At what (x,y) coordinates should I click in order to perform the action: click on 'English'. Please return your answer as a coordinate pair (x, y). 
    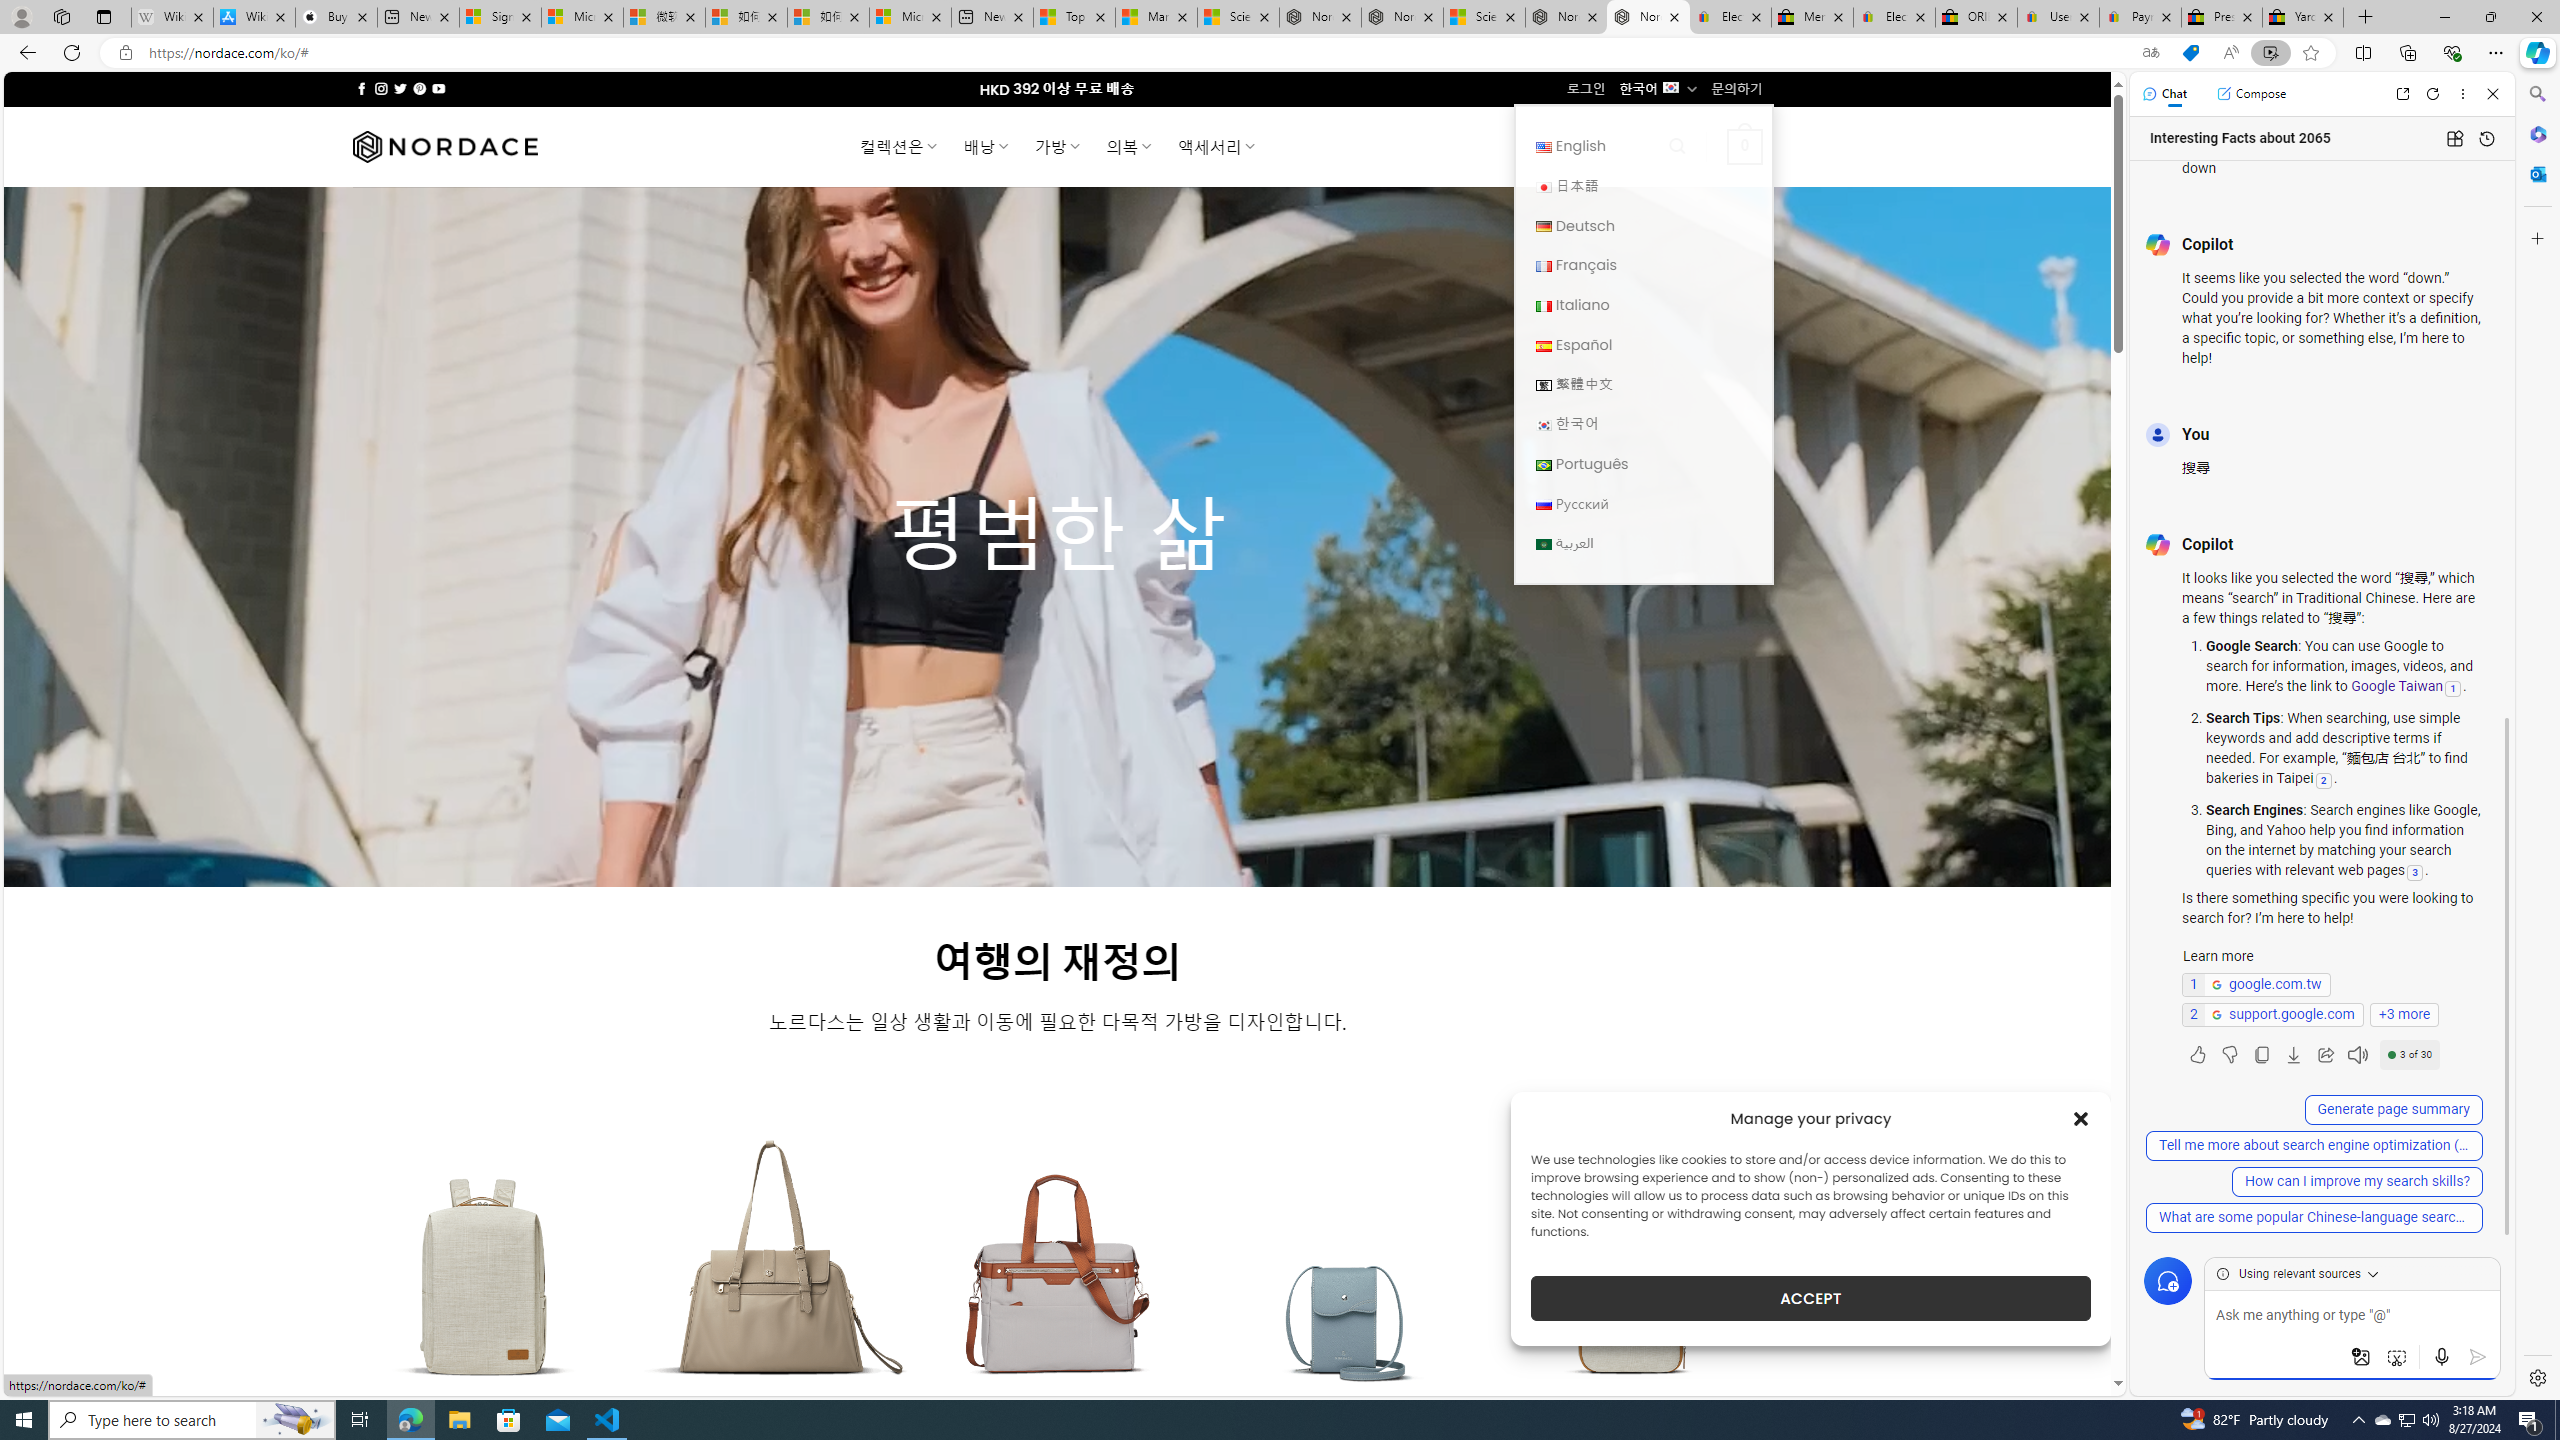
    Looking at the image, I should click on (1542, 146).